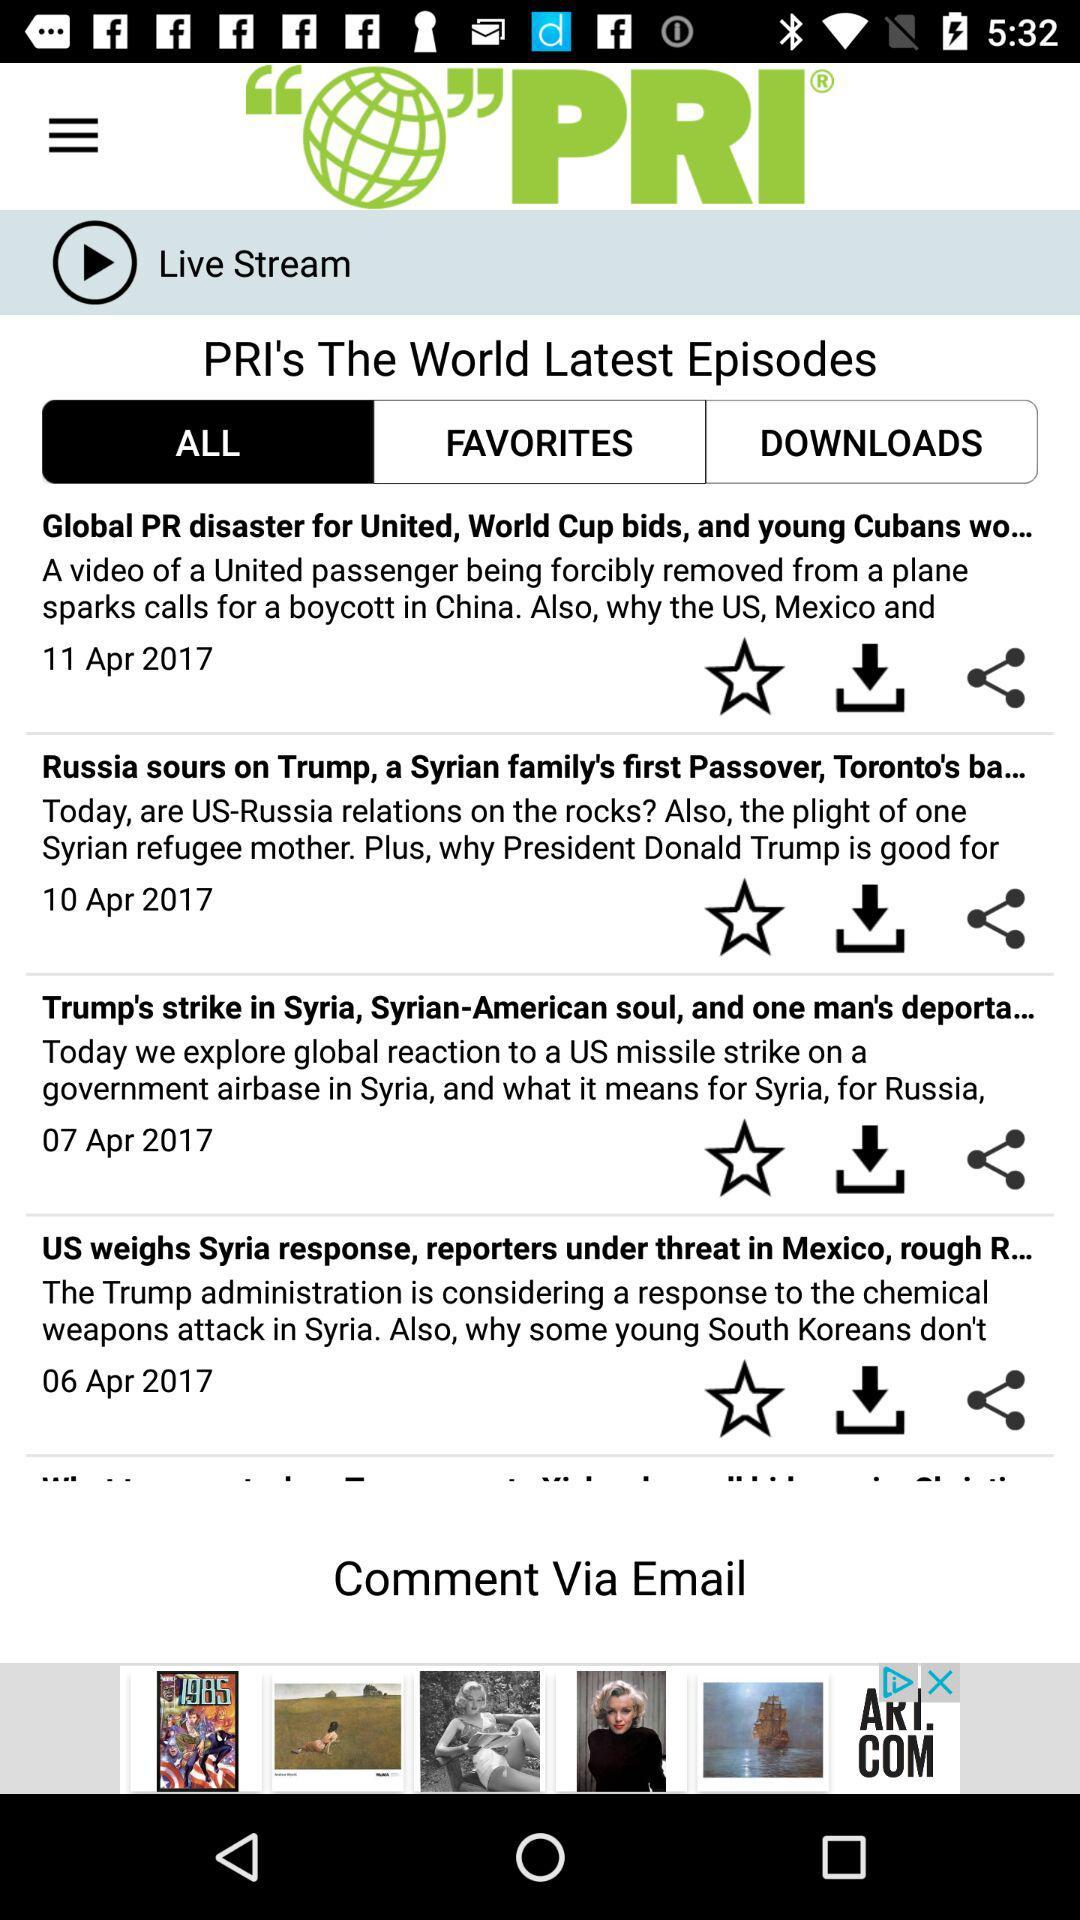 Image resolution: width=1080 pixels, height=1920 pixels. What do you see at coordinates (540, 135) in the screenshot?
I see `settings` at bounding box center [540, 135].